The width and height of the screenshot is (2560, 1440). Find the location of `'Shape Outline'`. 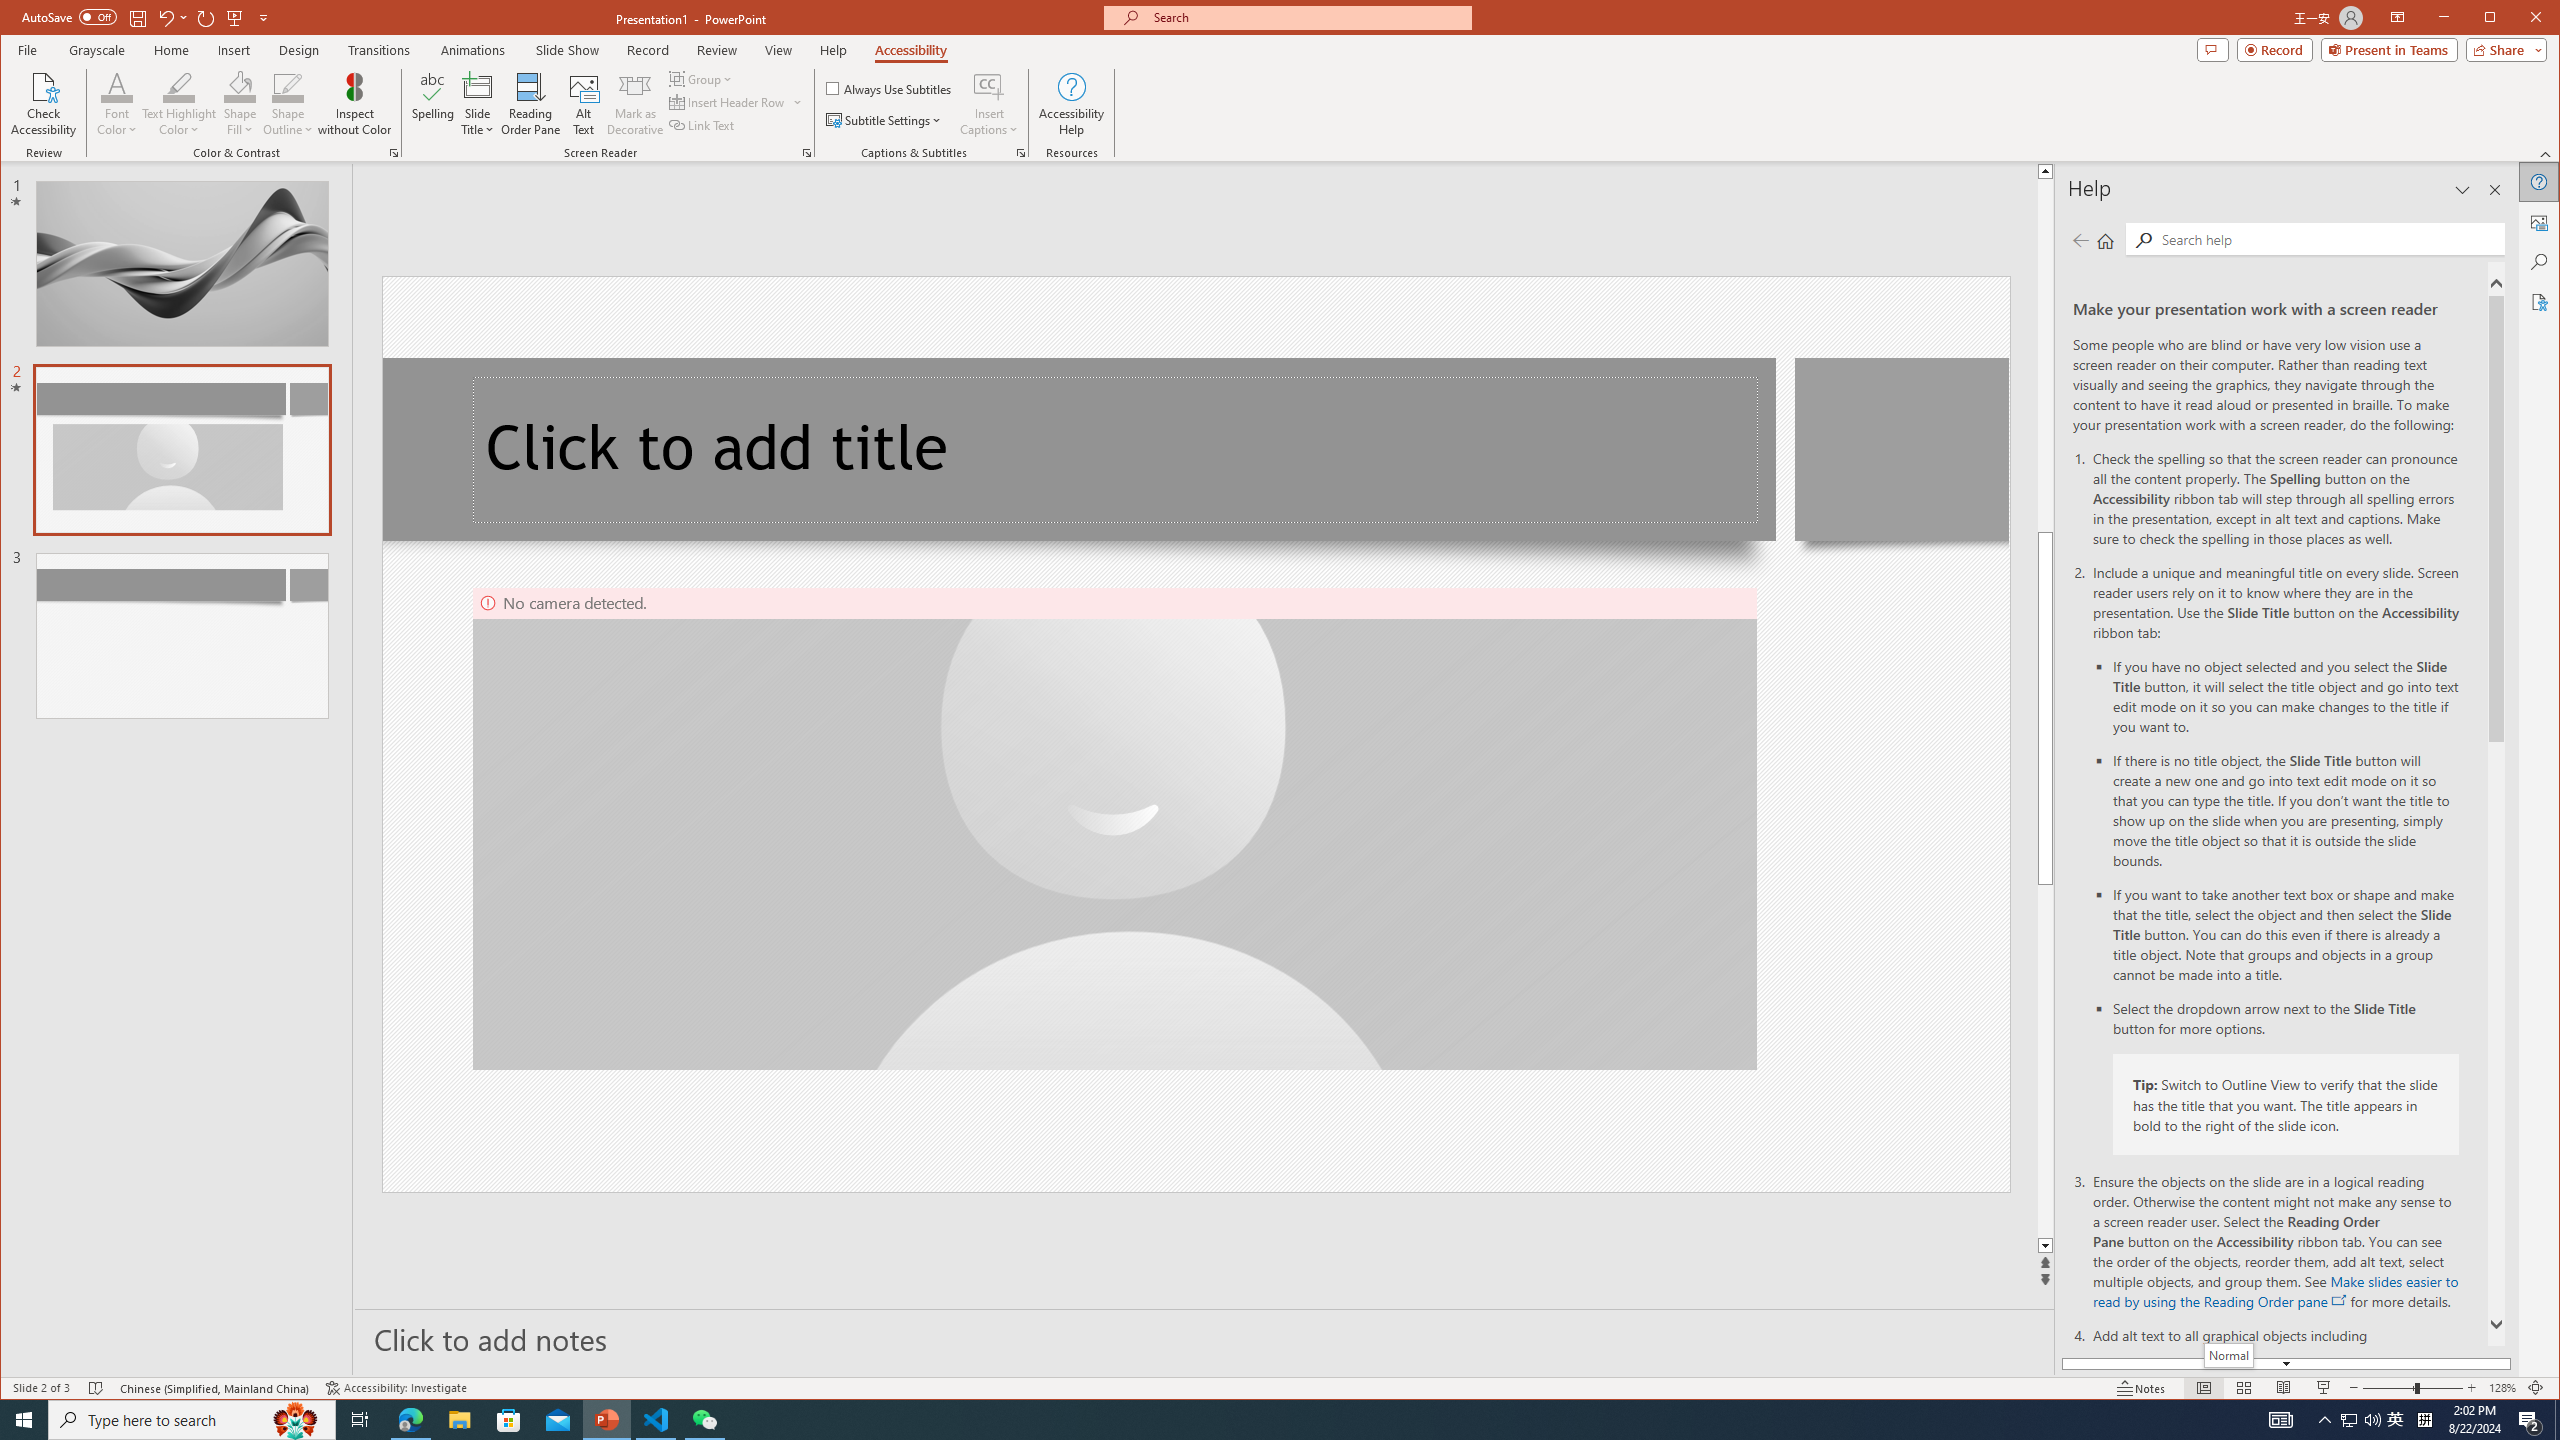

'Shape Outline' is located at coordinates (288, 103).